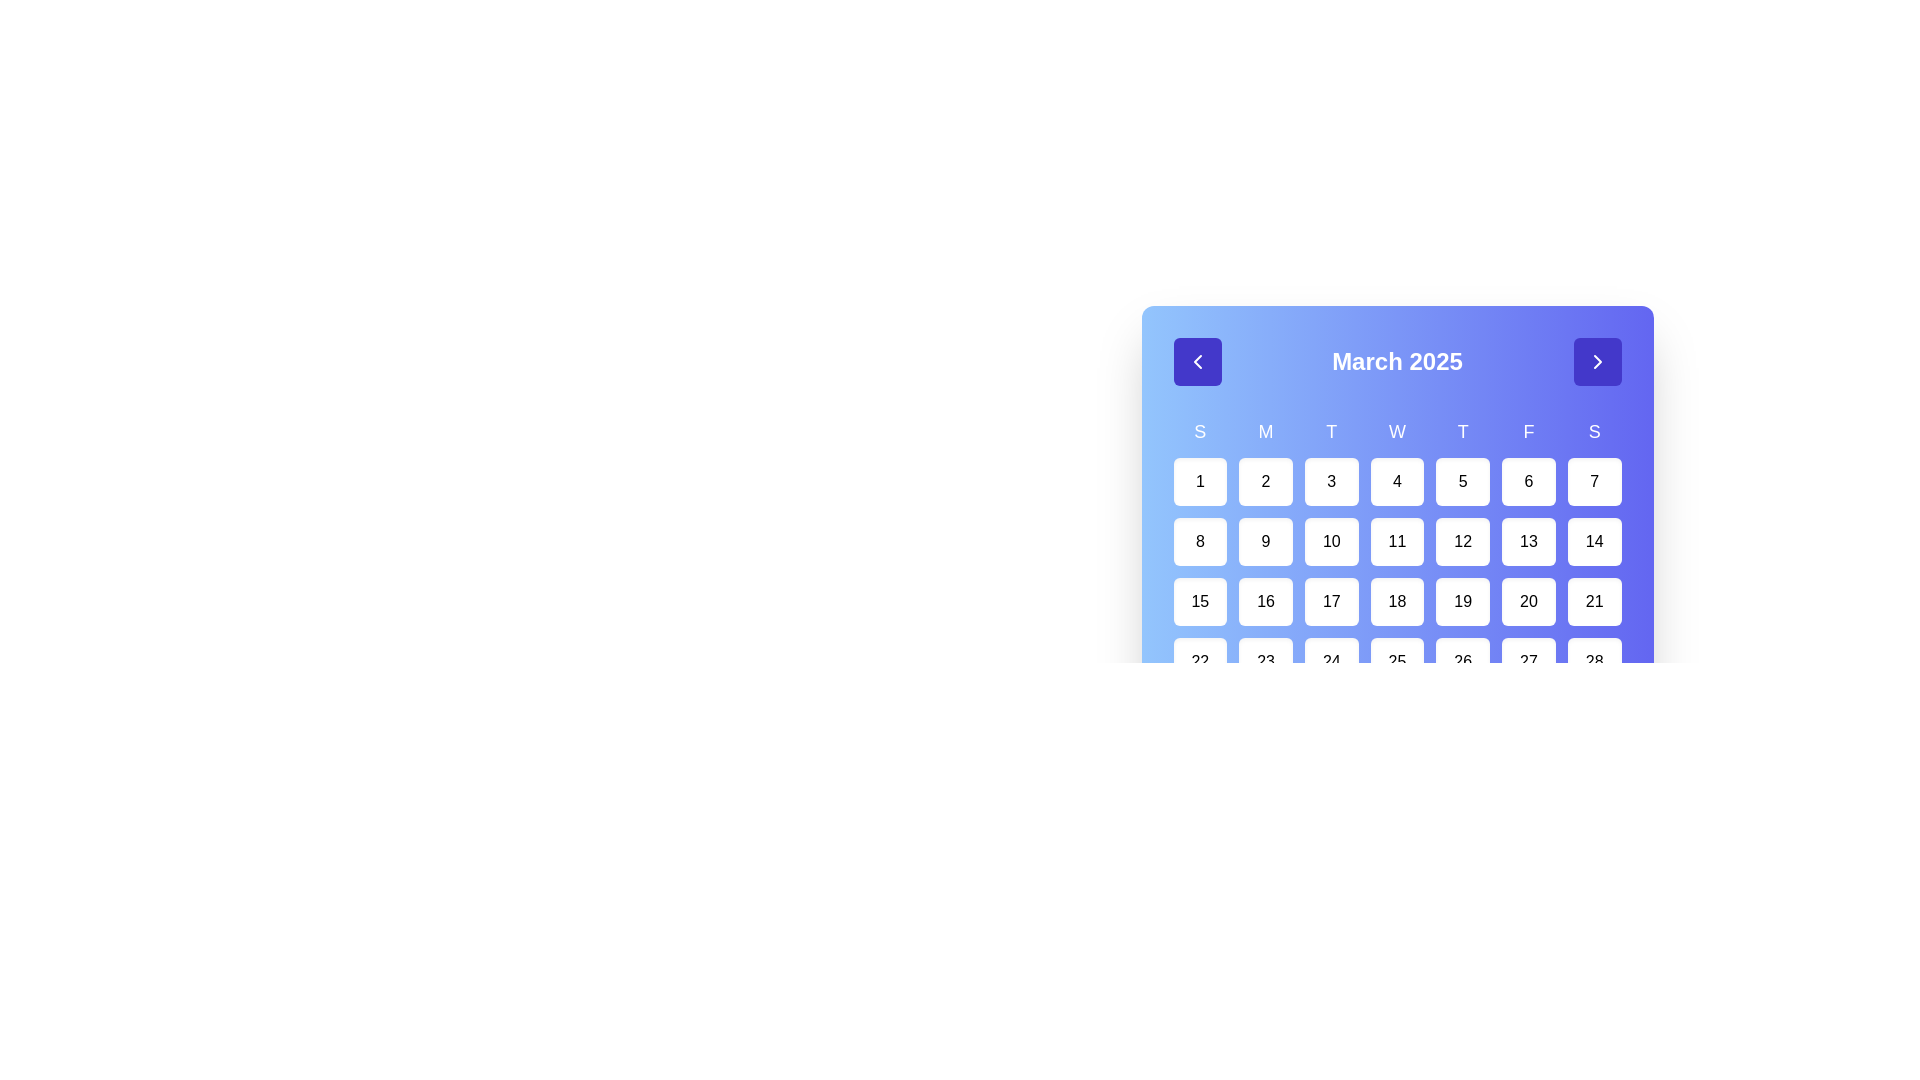 This screenshot has width=1920, height=1080. I want to click on the button located at the top-left corner of the calendar view, so click(1197, 362).